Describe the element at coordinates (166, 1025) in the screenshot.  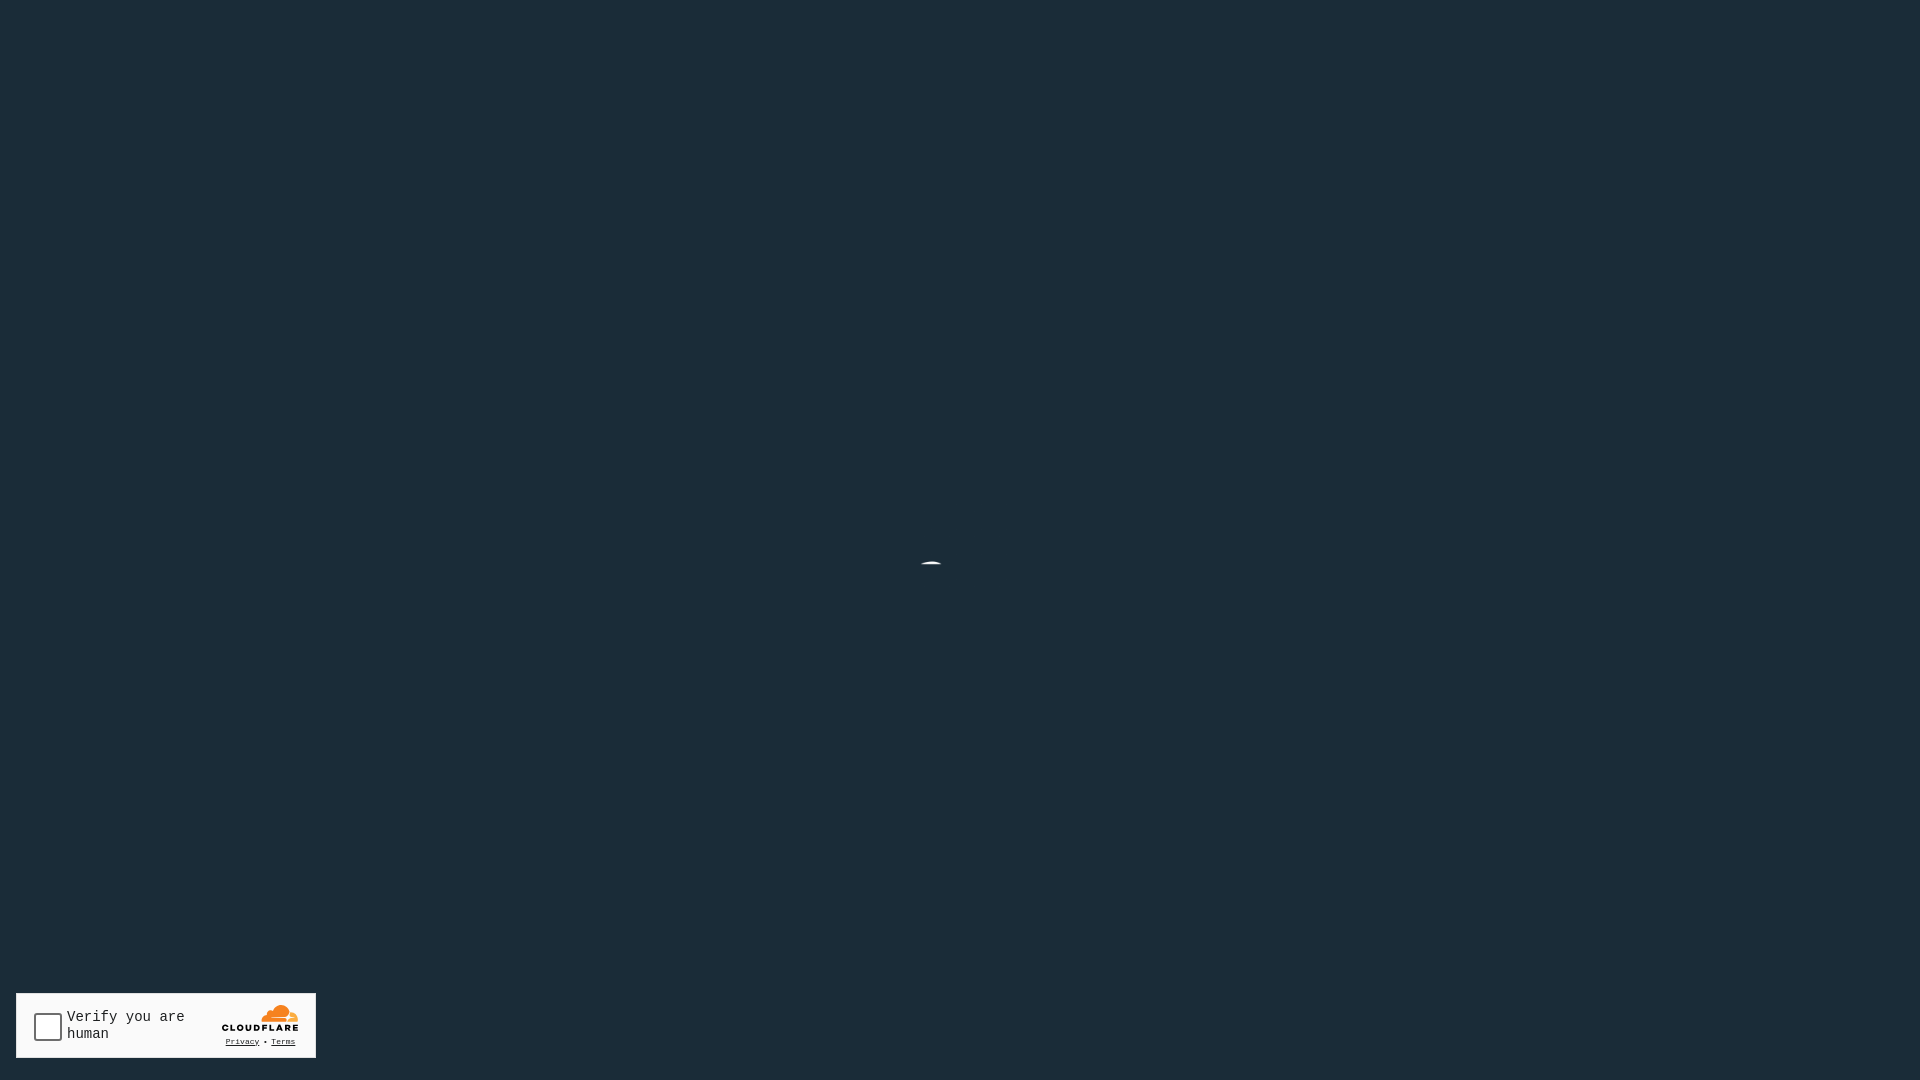
I see `'Widget containing a Cloudflare security challenge'` at that location.